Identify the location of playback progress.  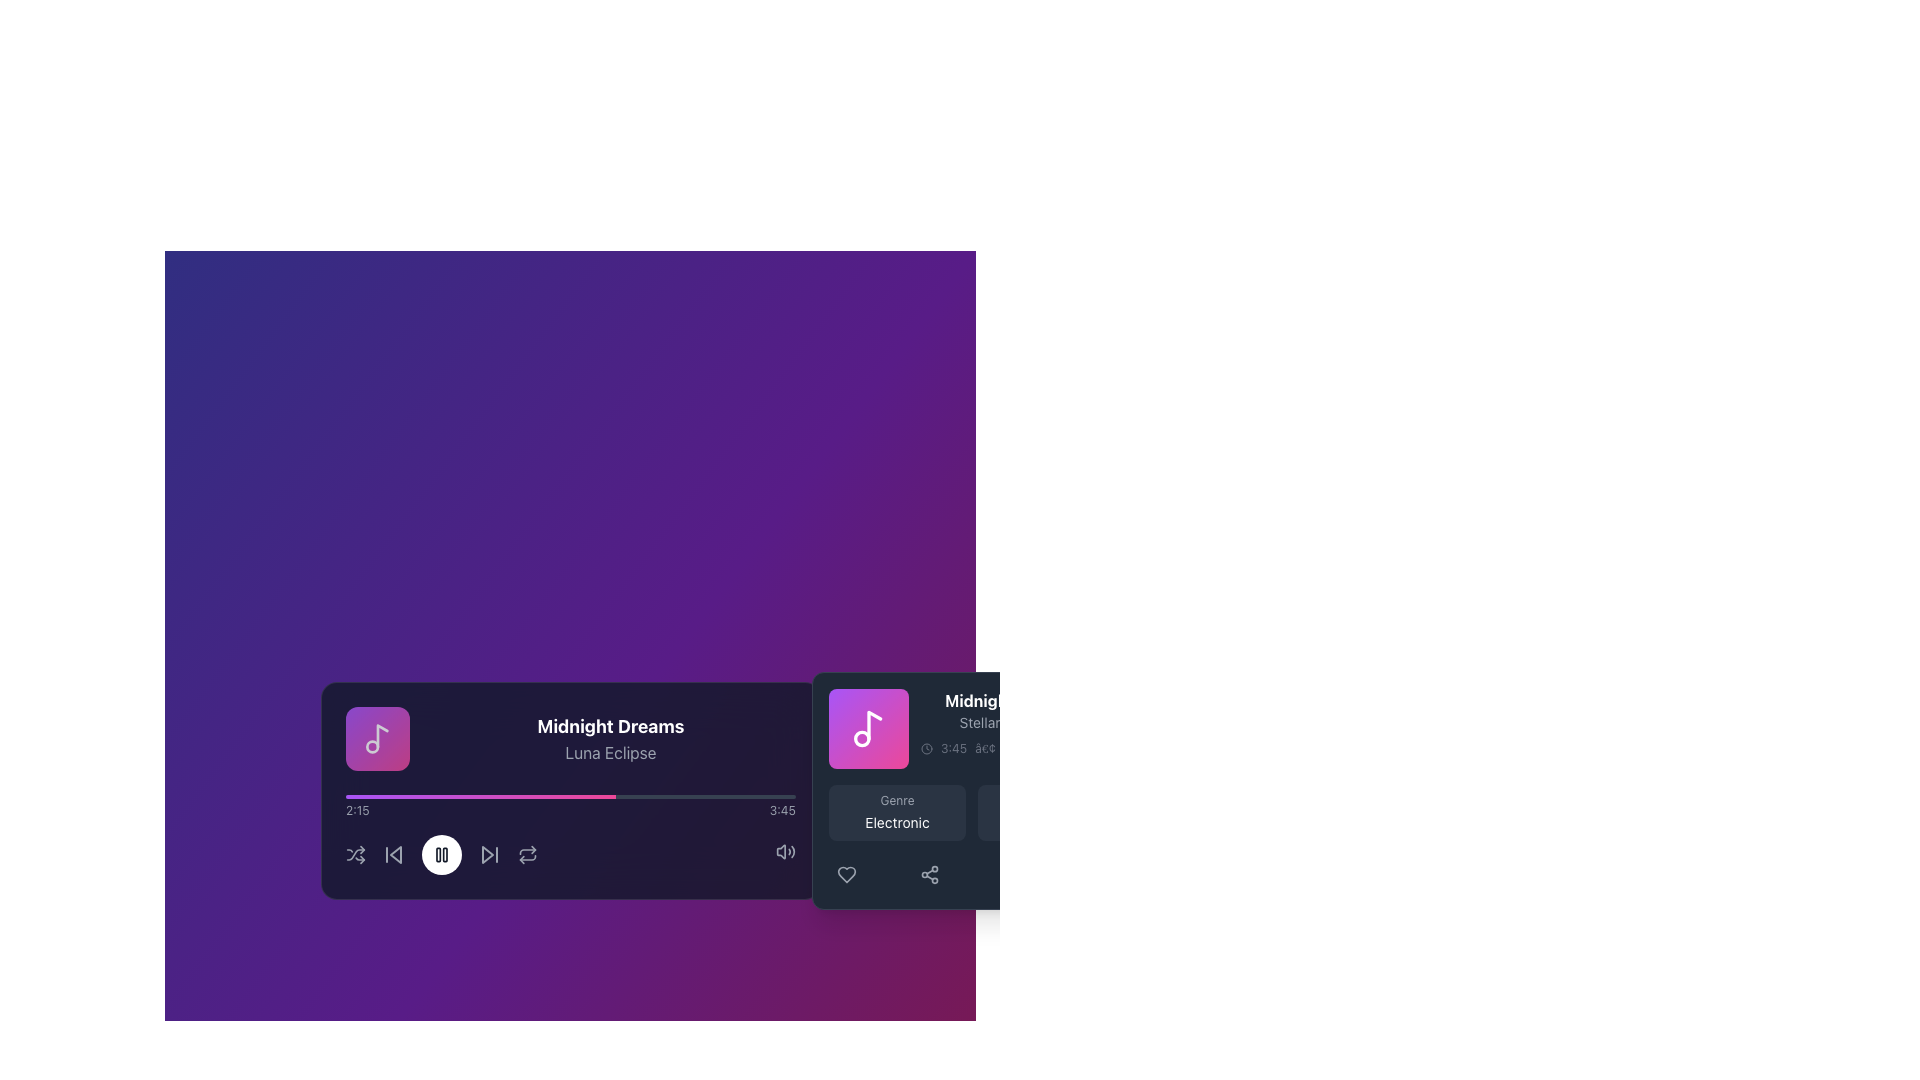
(474, 796).